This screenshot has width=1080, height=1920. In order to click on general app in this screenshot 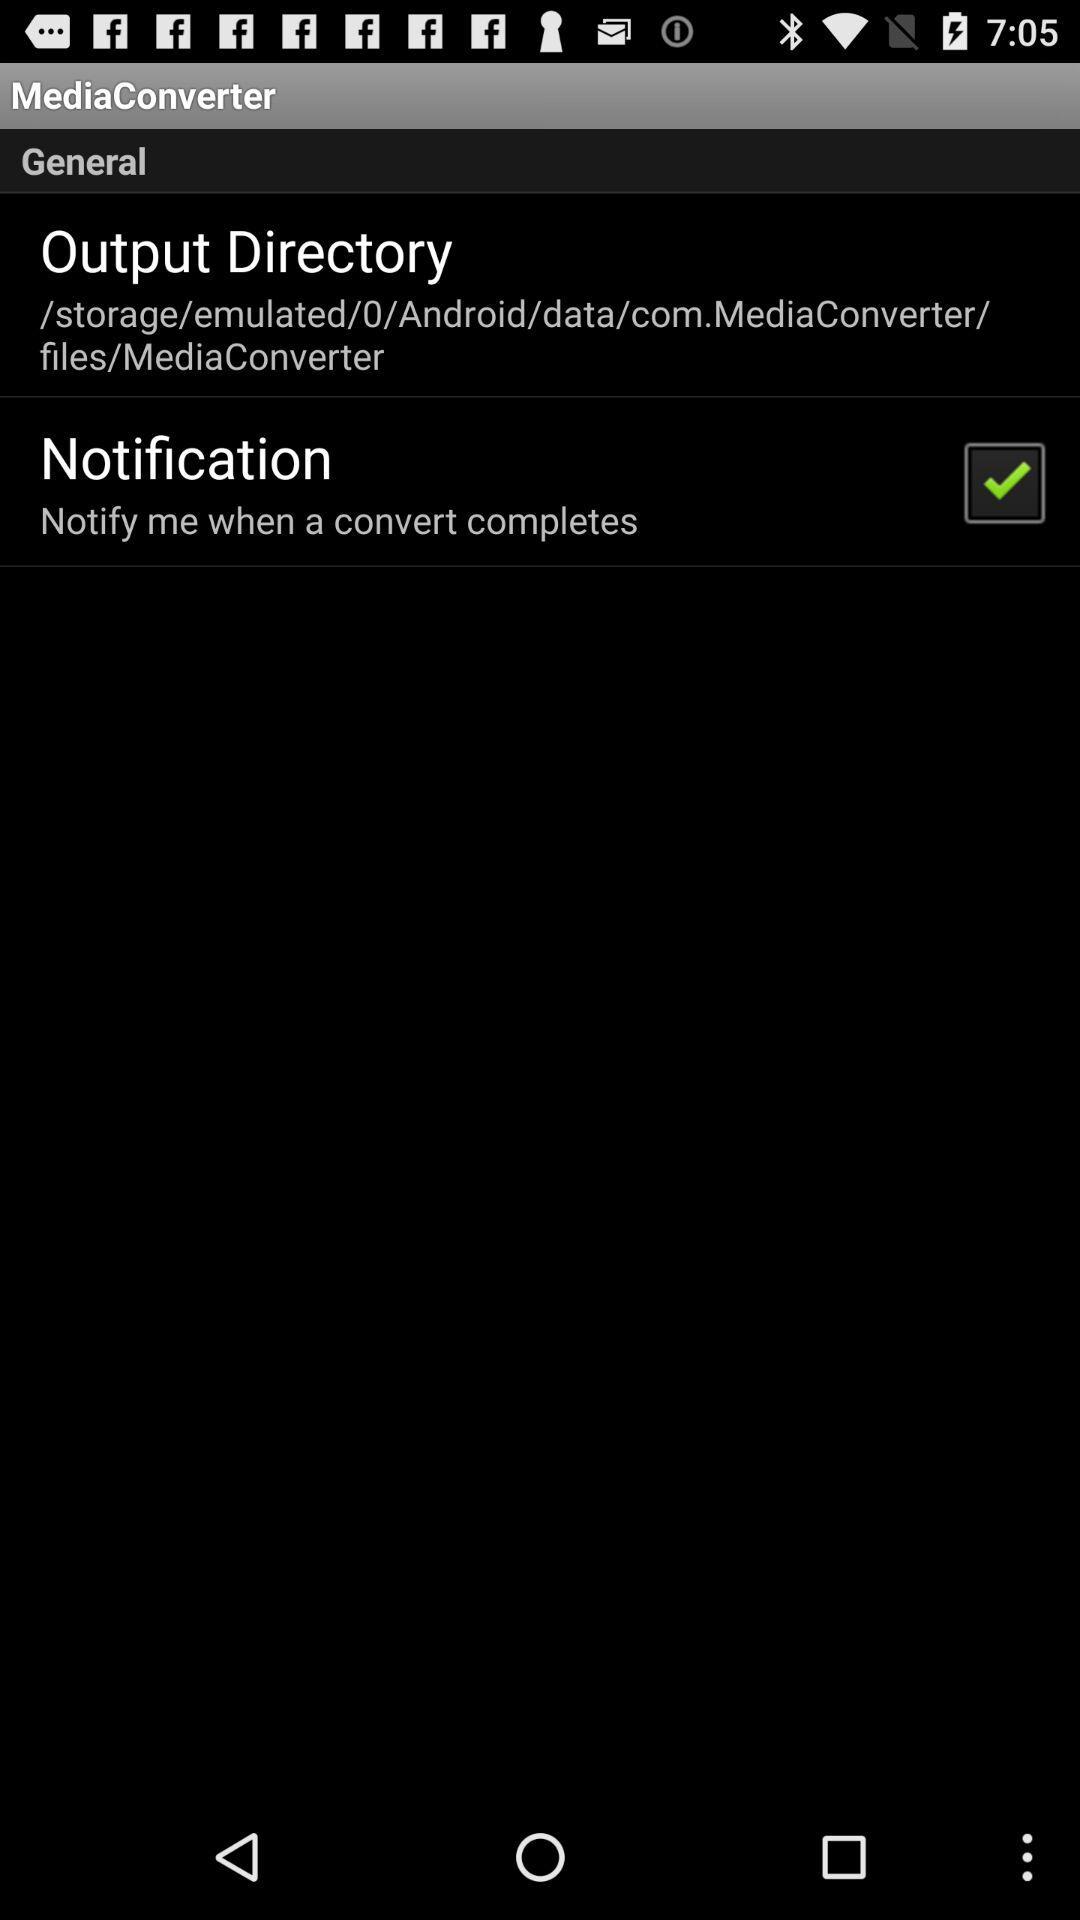, I will do `click(540, 161)`.